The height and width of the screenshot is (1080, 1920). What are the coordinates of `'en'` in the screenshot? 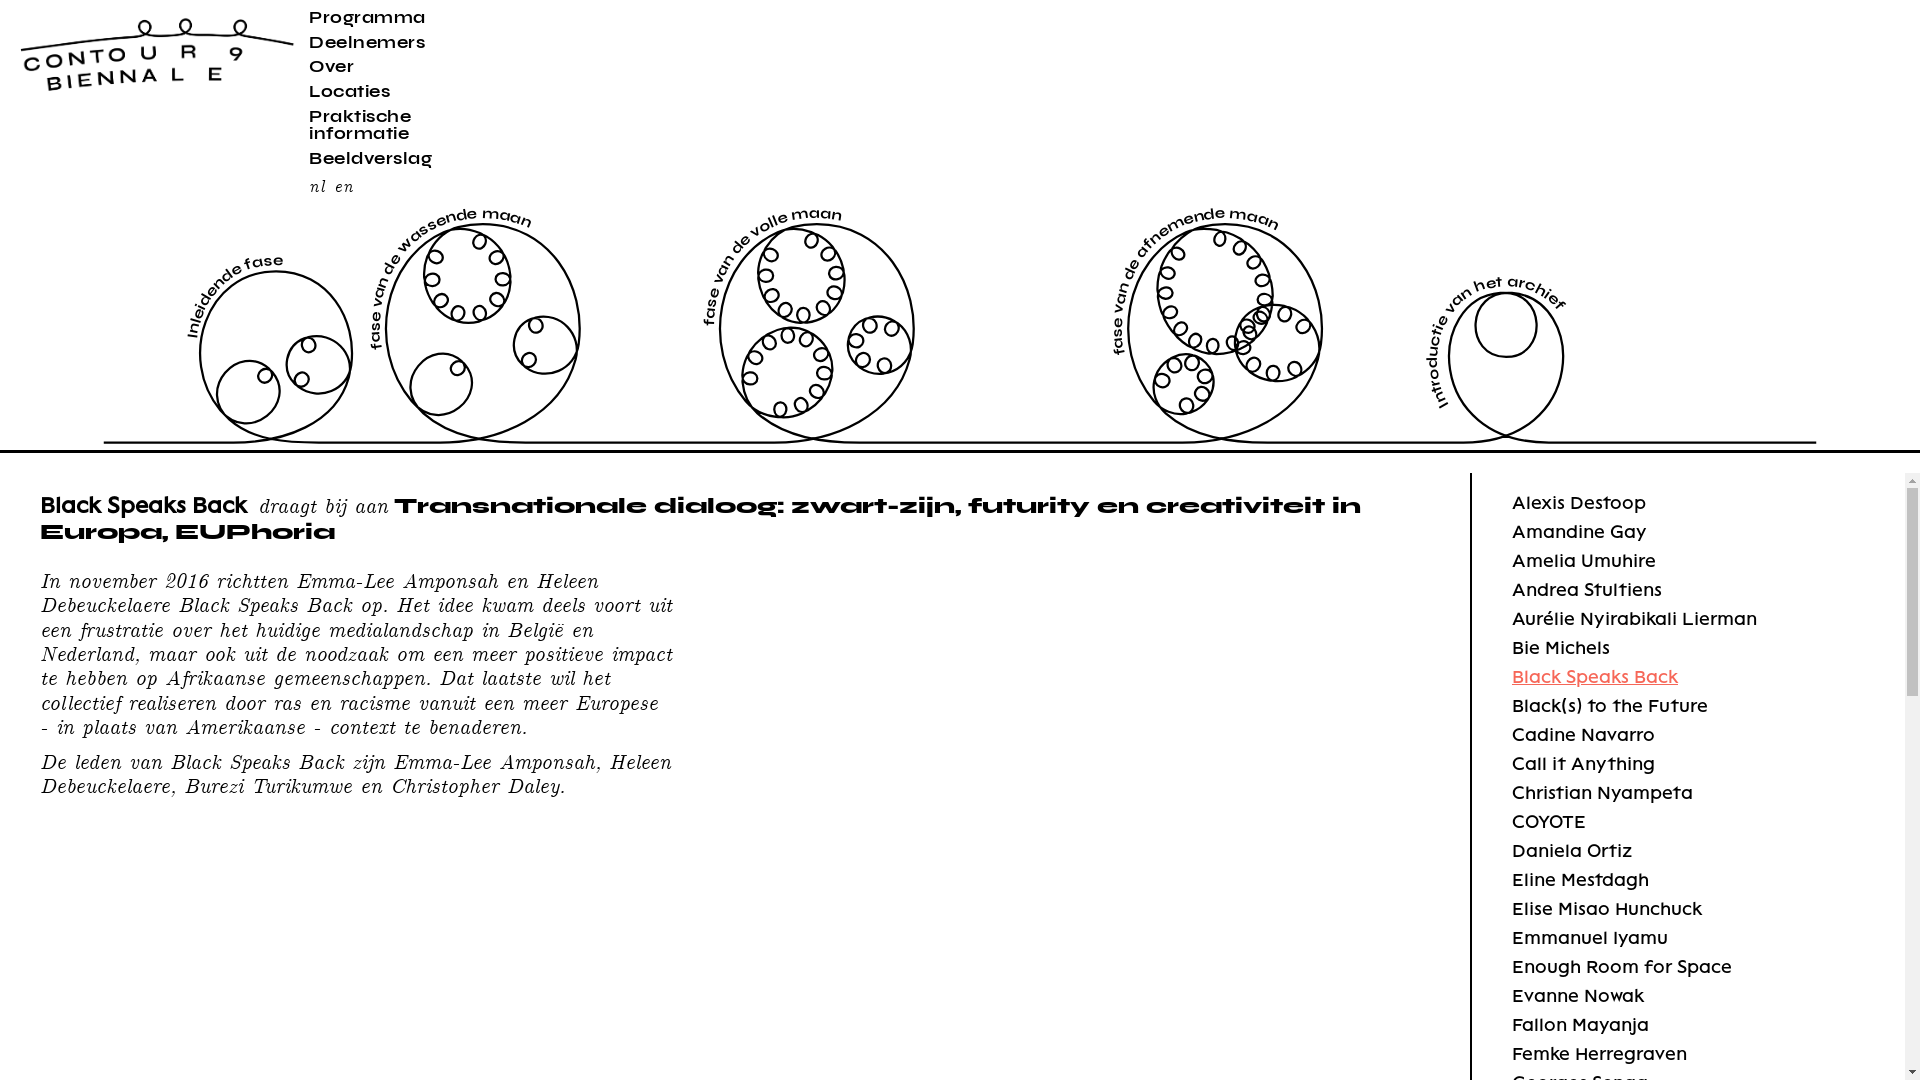 It's located at (343, 185).